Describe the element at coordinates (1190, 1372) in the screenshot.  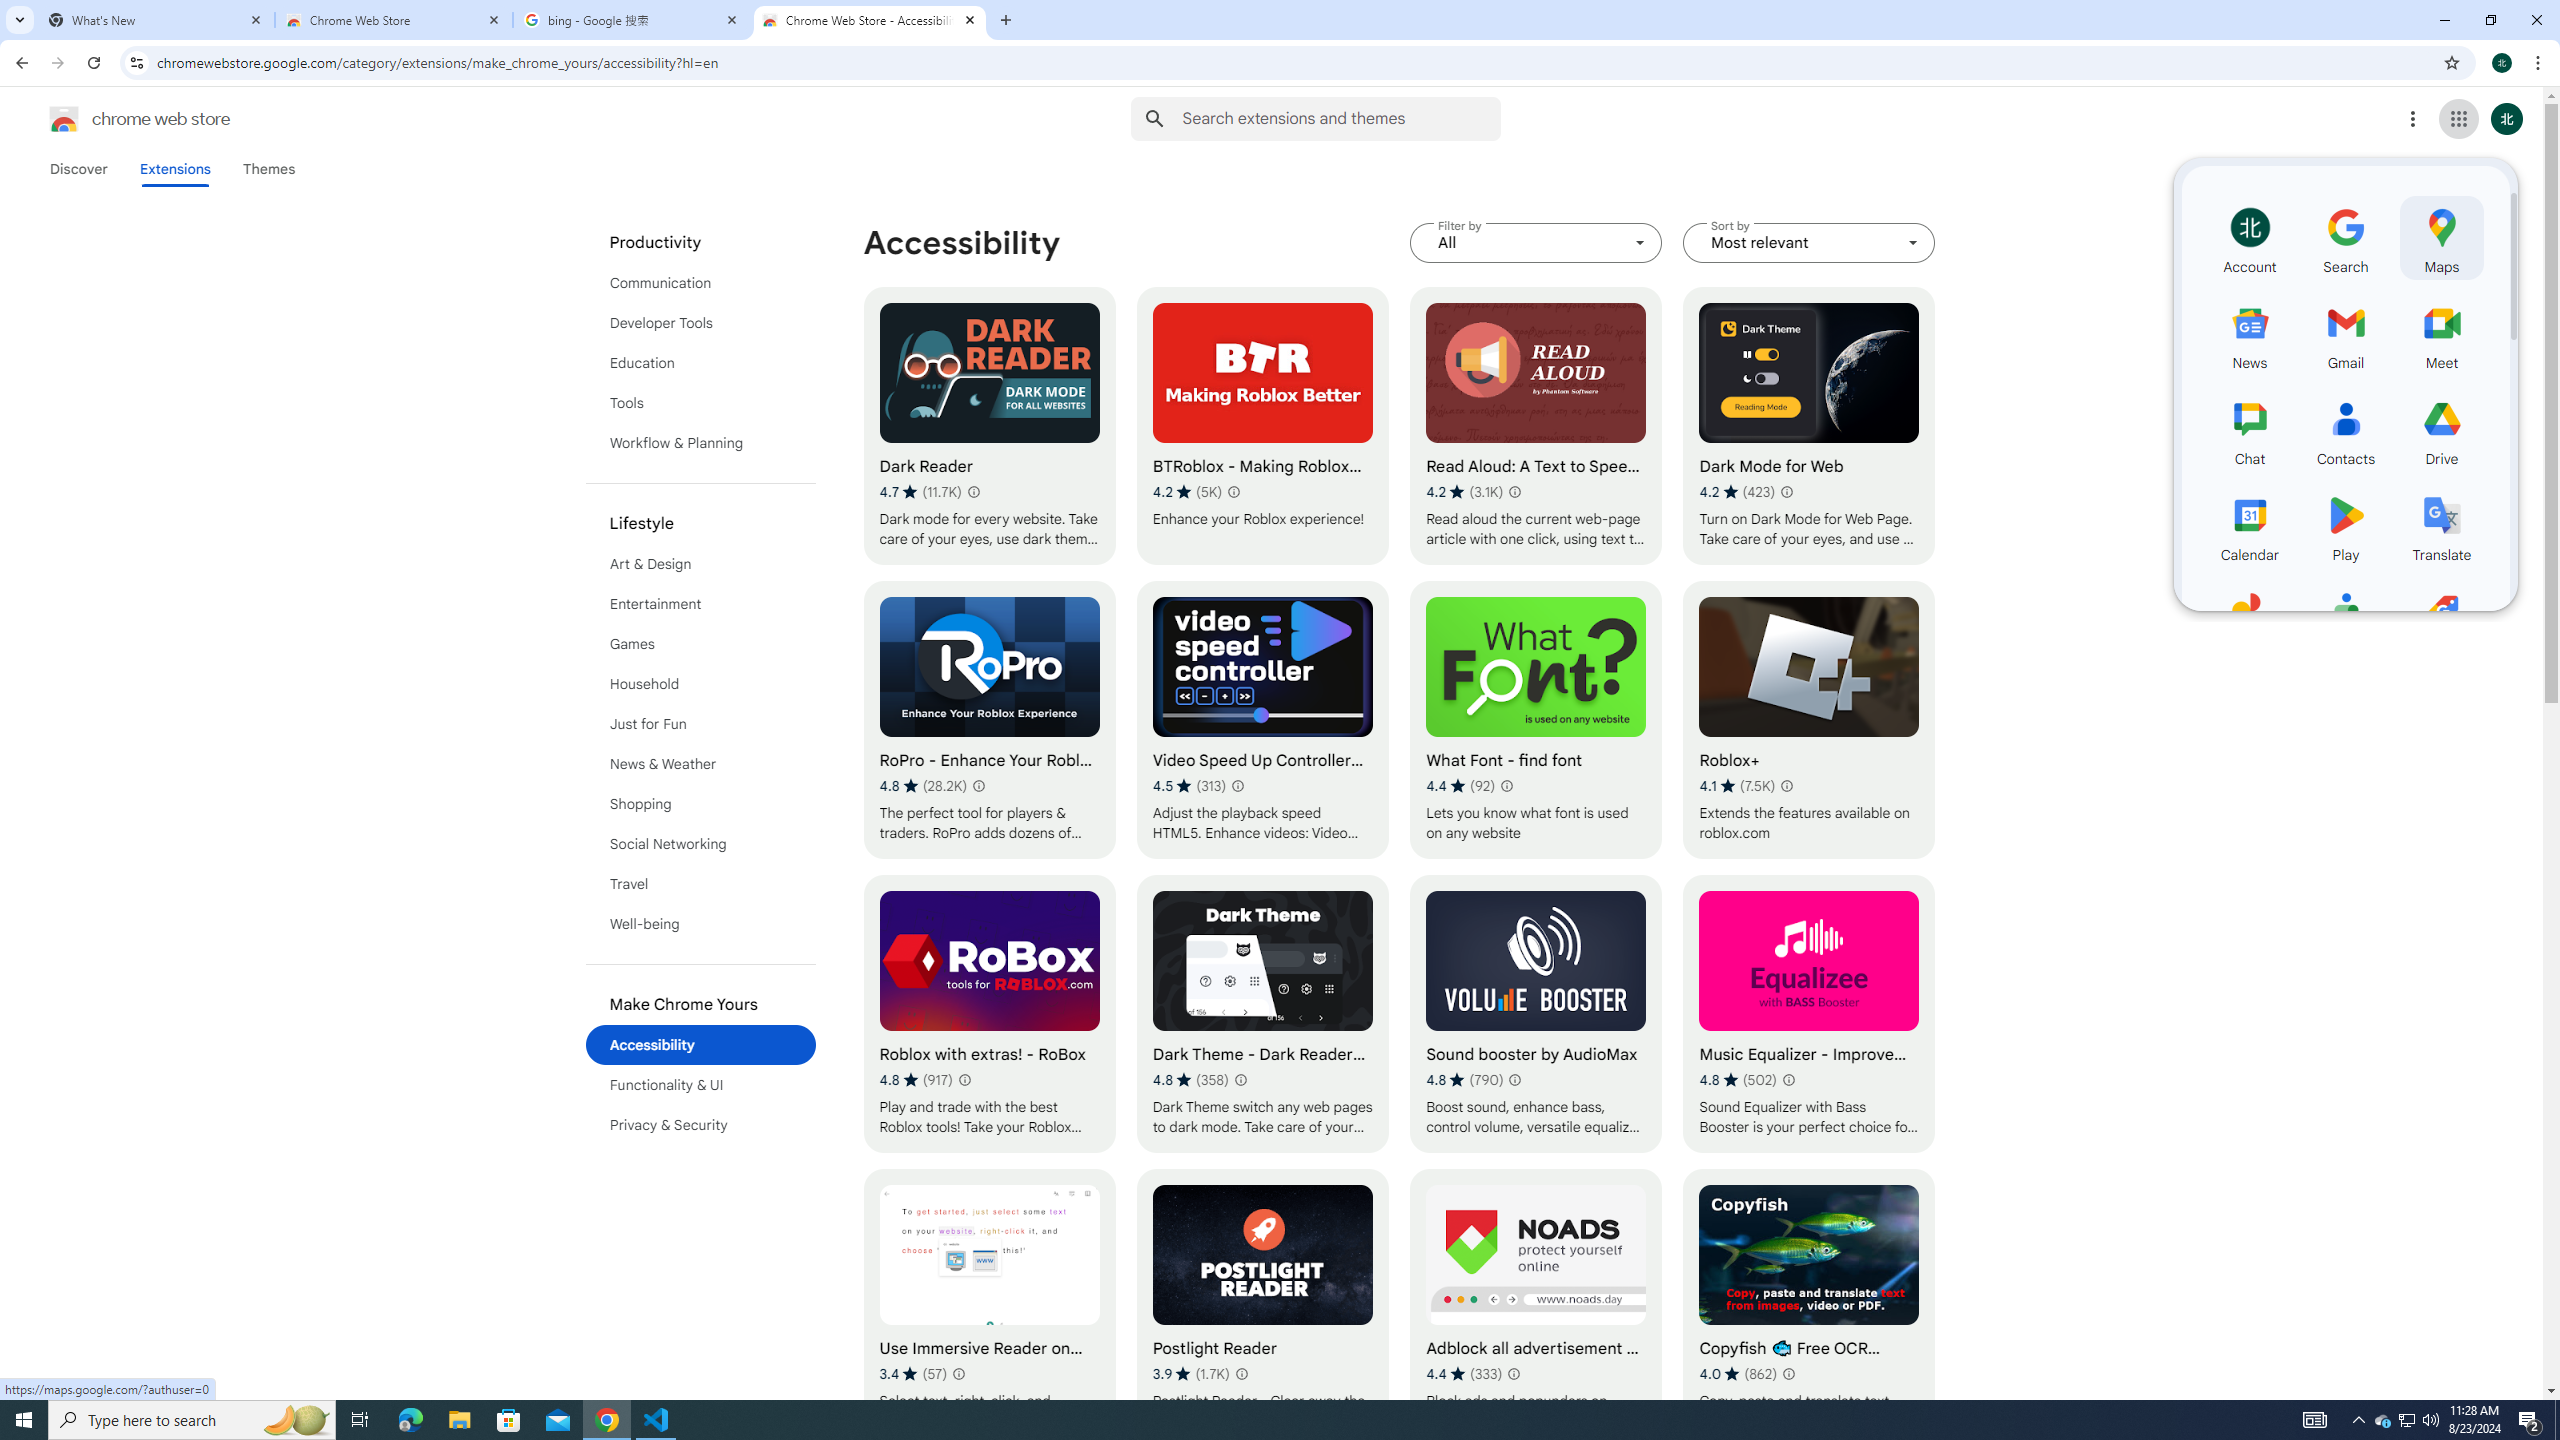
I see `'Average rating 3.9 out of 5 stars. 1.7K ratings.'` at that location.